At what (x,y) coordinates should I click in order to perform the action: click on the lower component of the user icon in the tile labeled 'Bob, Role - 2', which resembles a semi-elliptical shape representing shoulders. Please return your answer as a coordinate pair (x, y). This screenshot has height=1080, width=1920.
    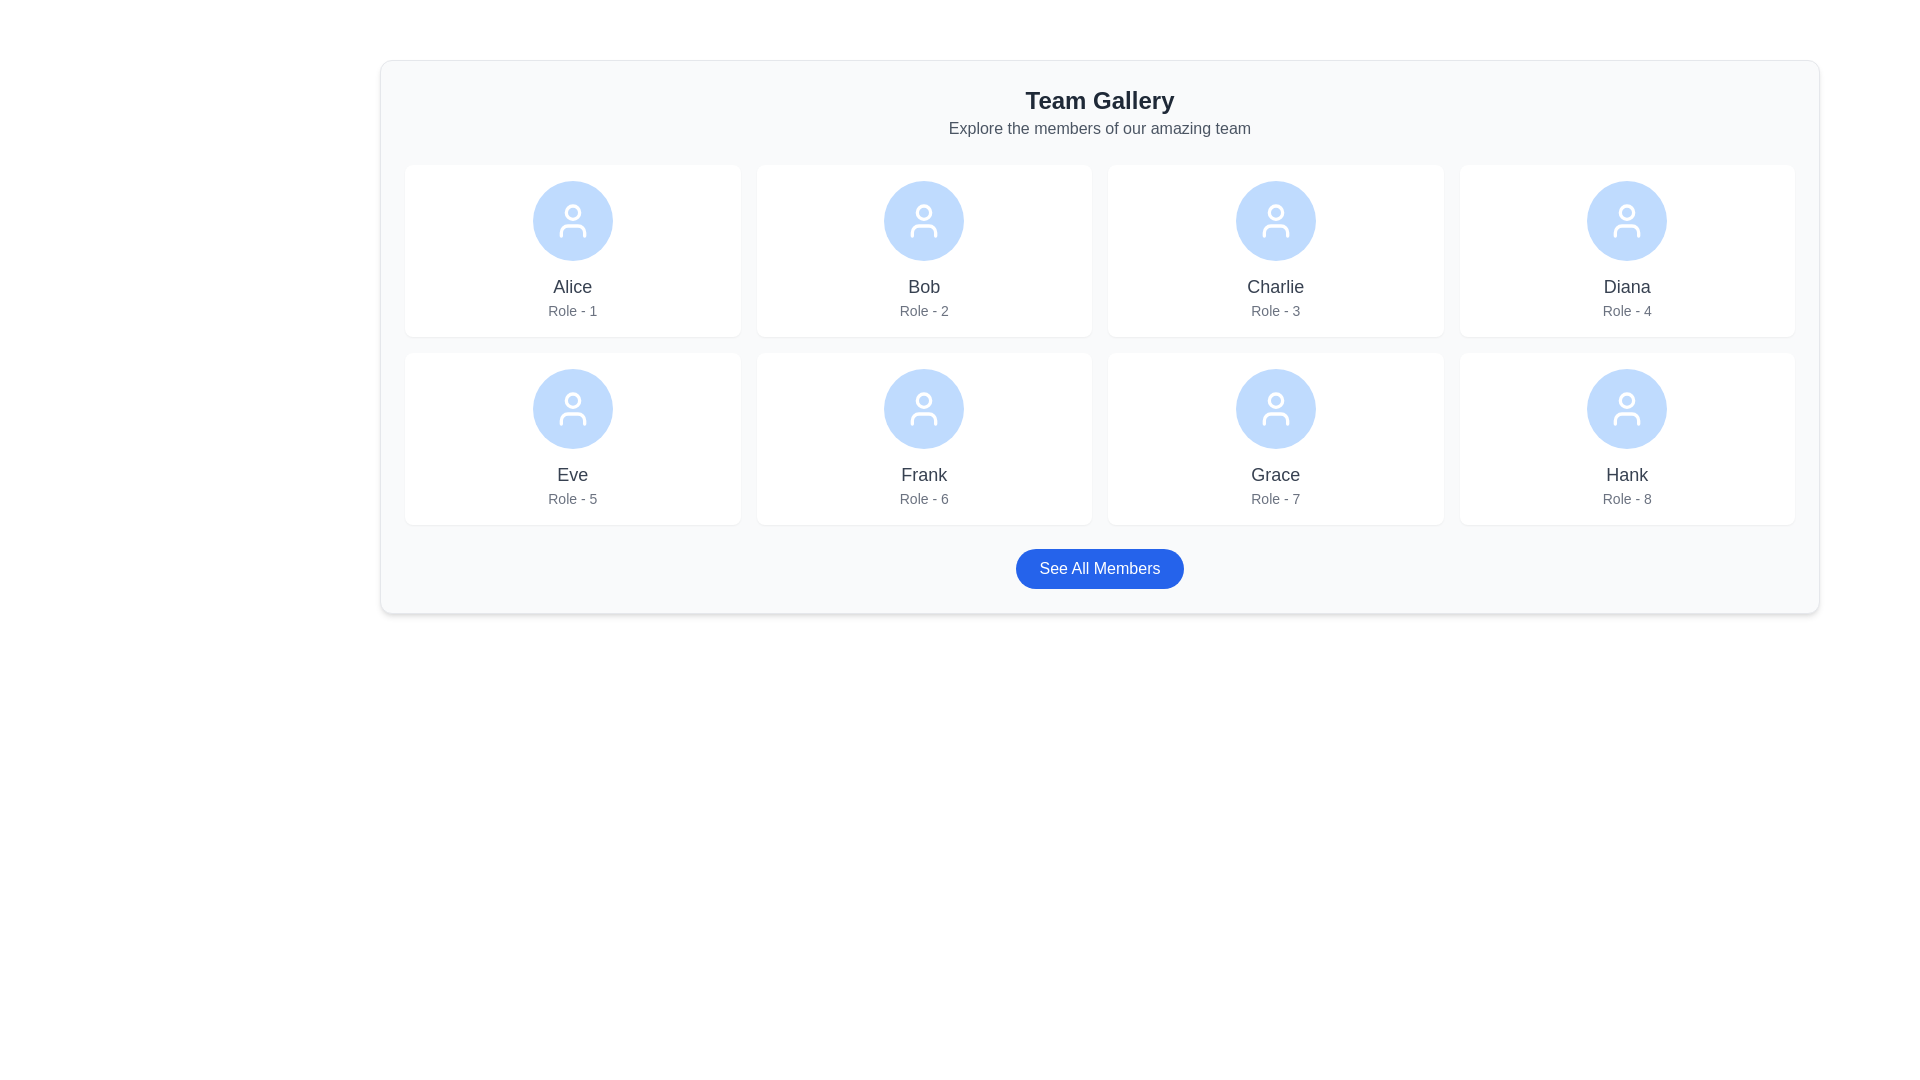
    Looking at the image, I should click on (923, 230).